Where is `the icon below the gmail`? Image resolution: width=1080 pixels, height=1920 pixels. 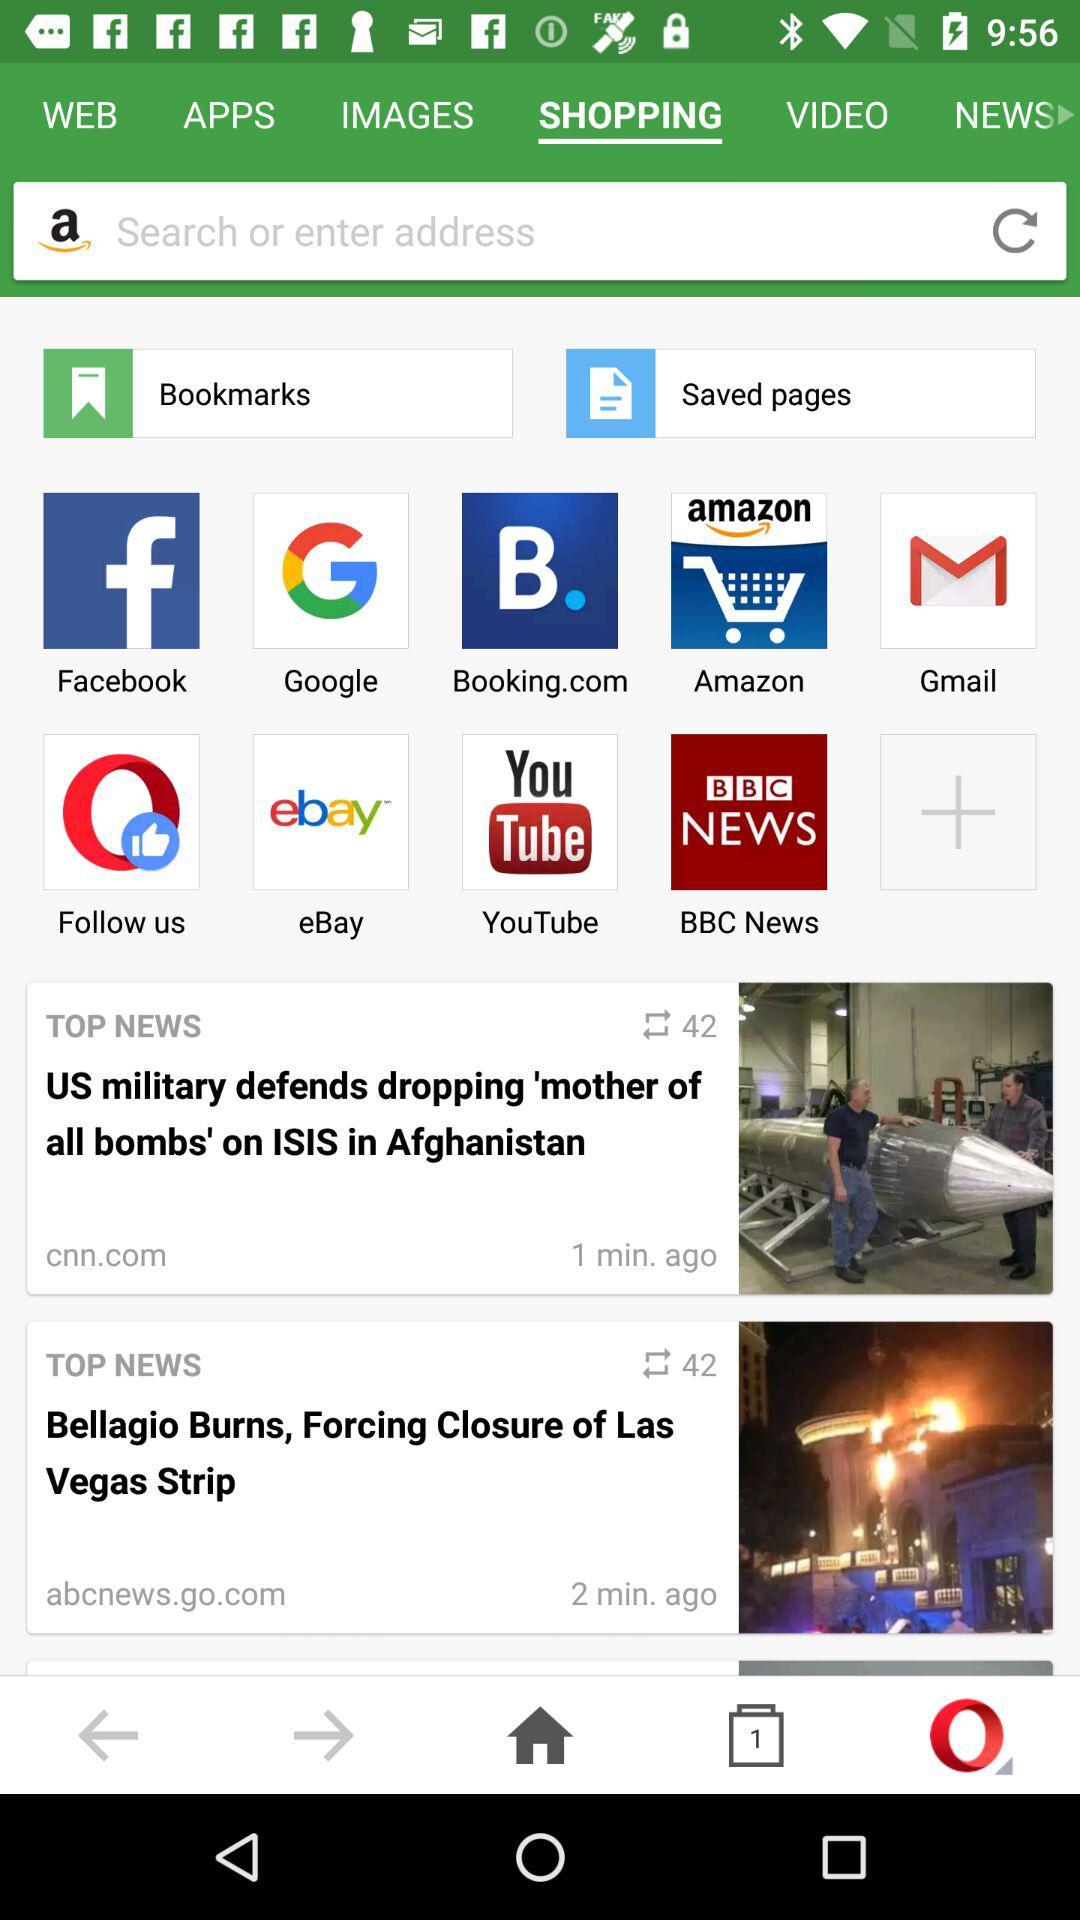 the icon below the gmail is located at coordinates (957, 828).